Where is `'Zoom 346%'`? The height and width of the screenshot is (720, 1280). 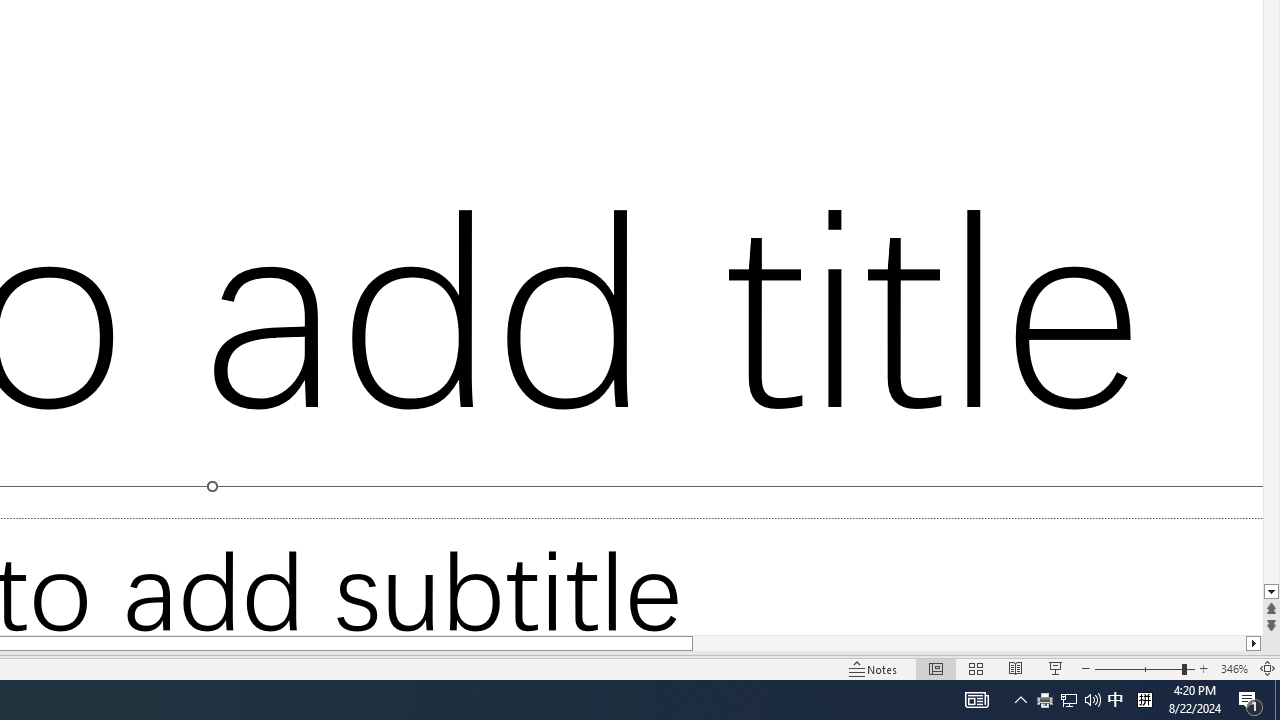 'Zoom 346%' is located at coordinates (1233, 669).